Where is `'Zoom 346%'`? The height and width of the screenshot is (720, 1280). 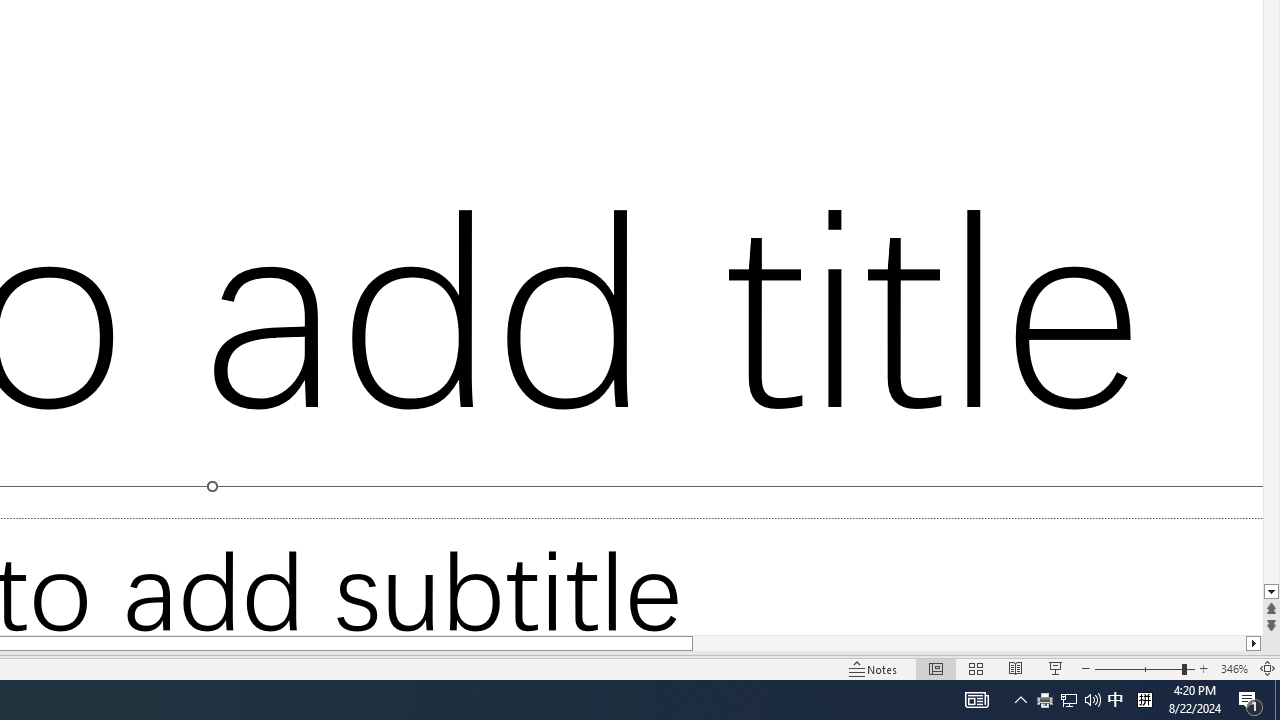 'Zoom 346%' is located at coordinates (1233, 669).